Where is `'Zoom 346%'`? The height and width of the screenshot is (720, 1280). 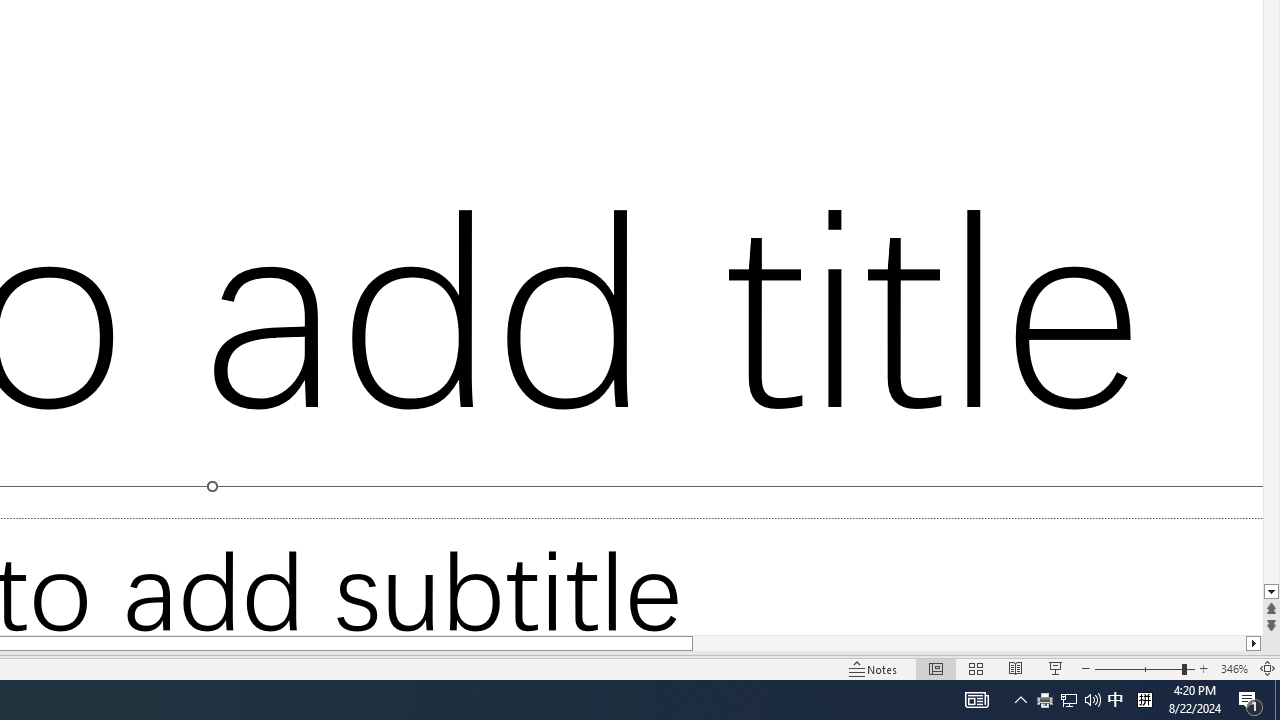 'Zoom 346%' is located at coordinates (1233, 669).